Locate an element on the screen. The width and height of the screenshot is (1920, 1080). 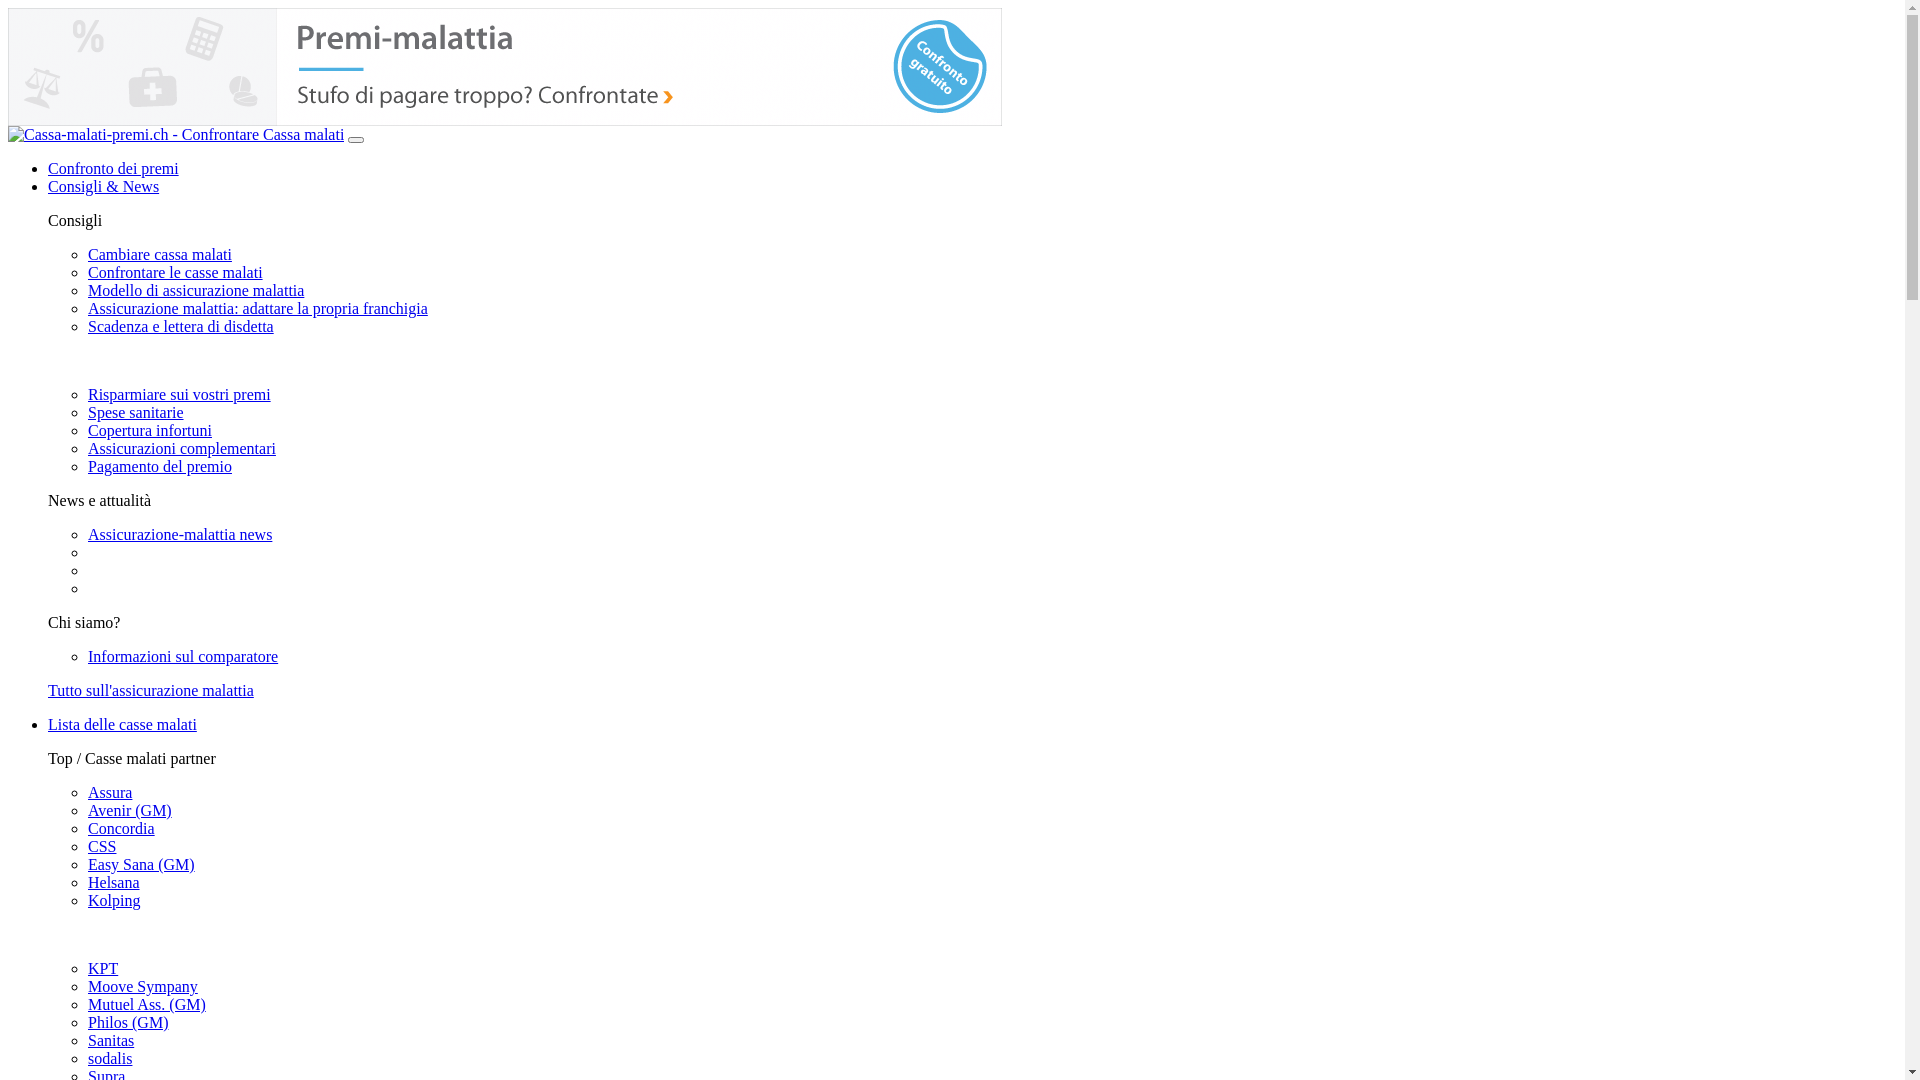
'sodalis' is located at coordinates (109, 1057).